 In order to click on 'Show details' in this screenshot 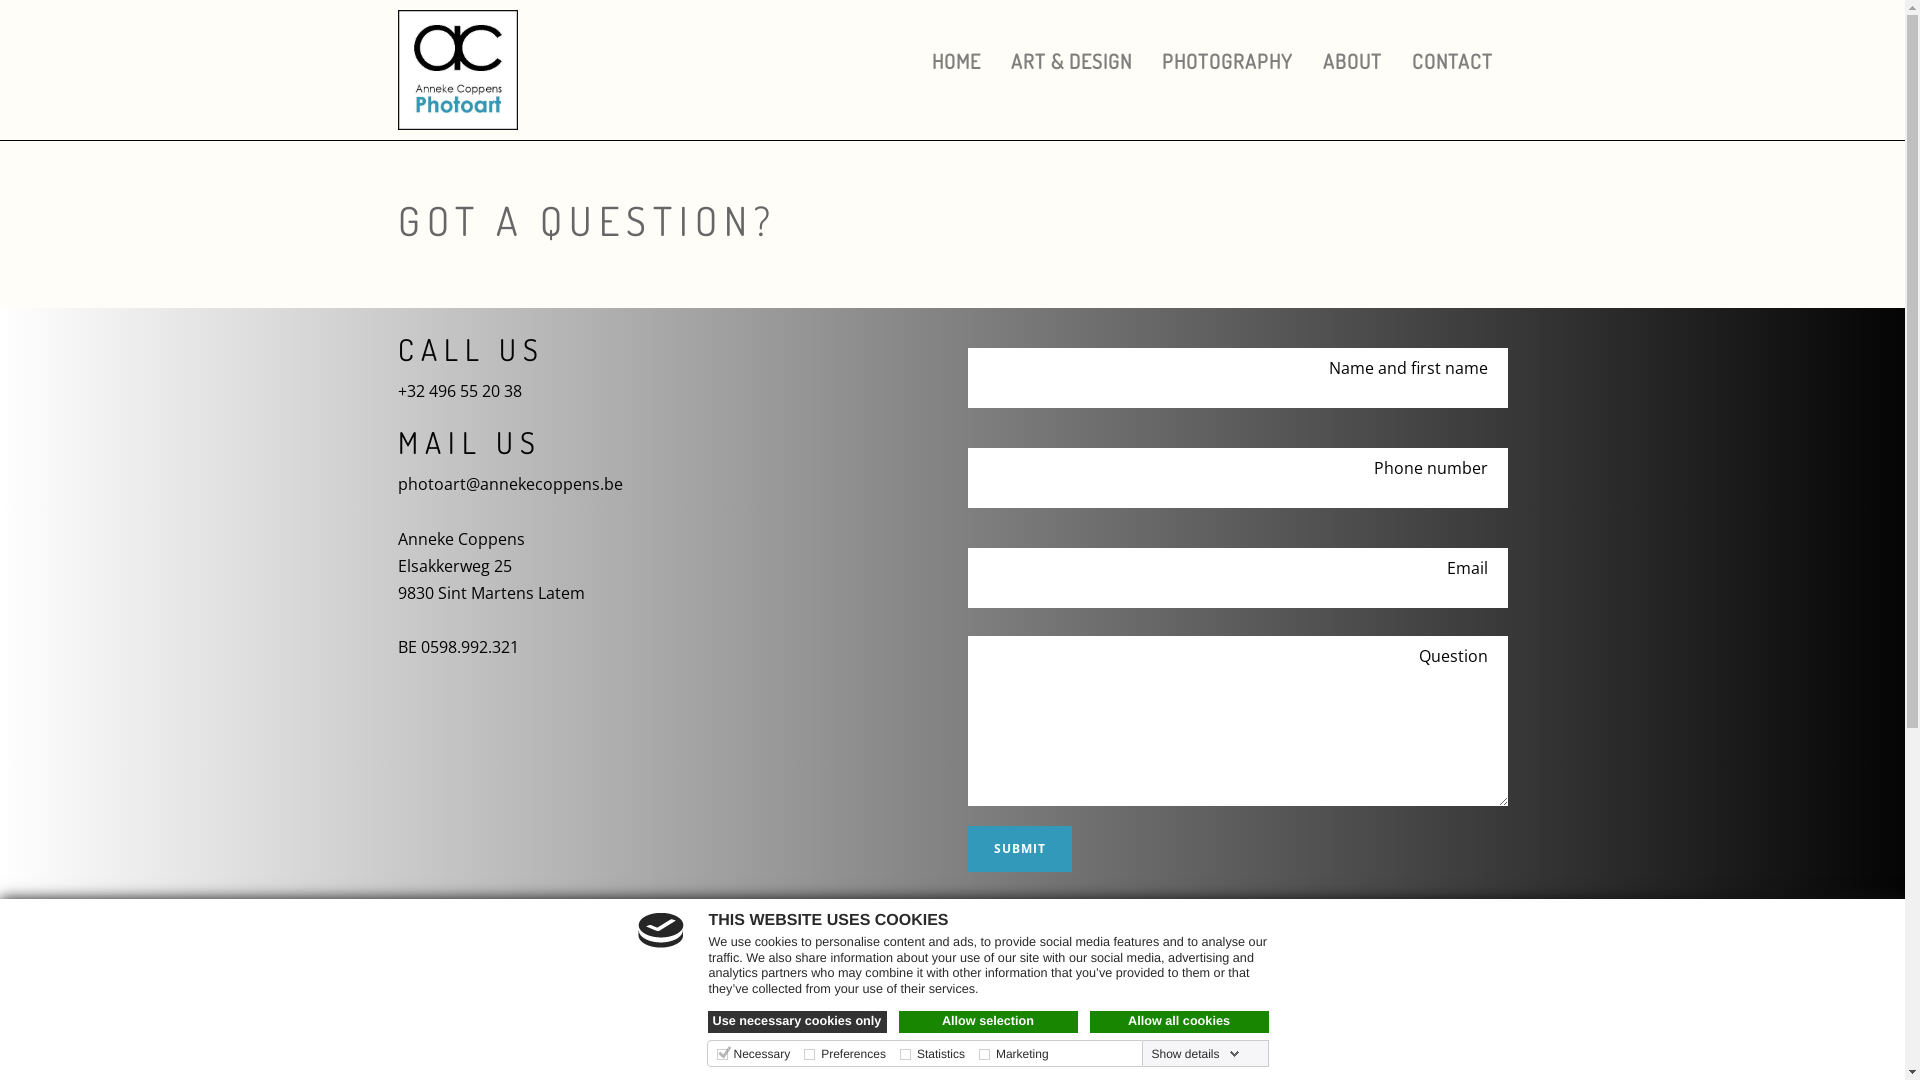, I will do `click(1195, 1052)`.